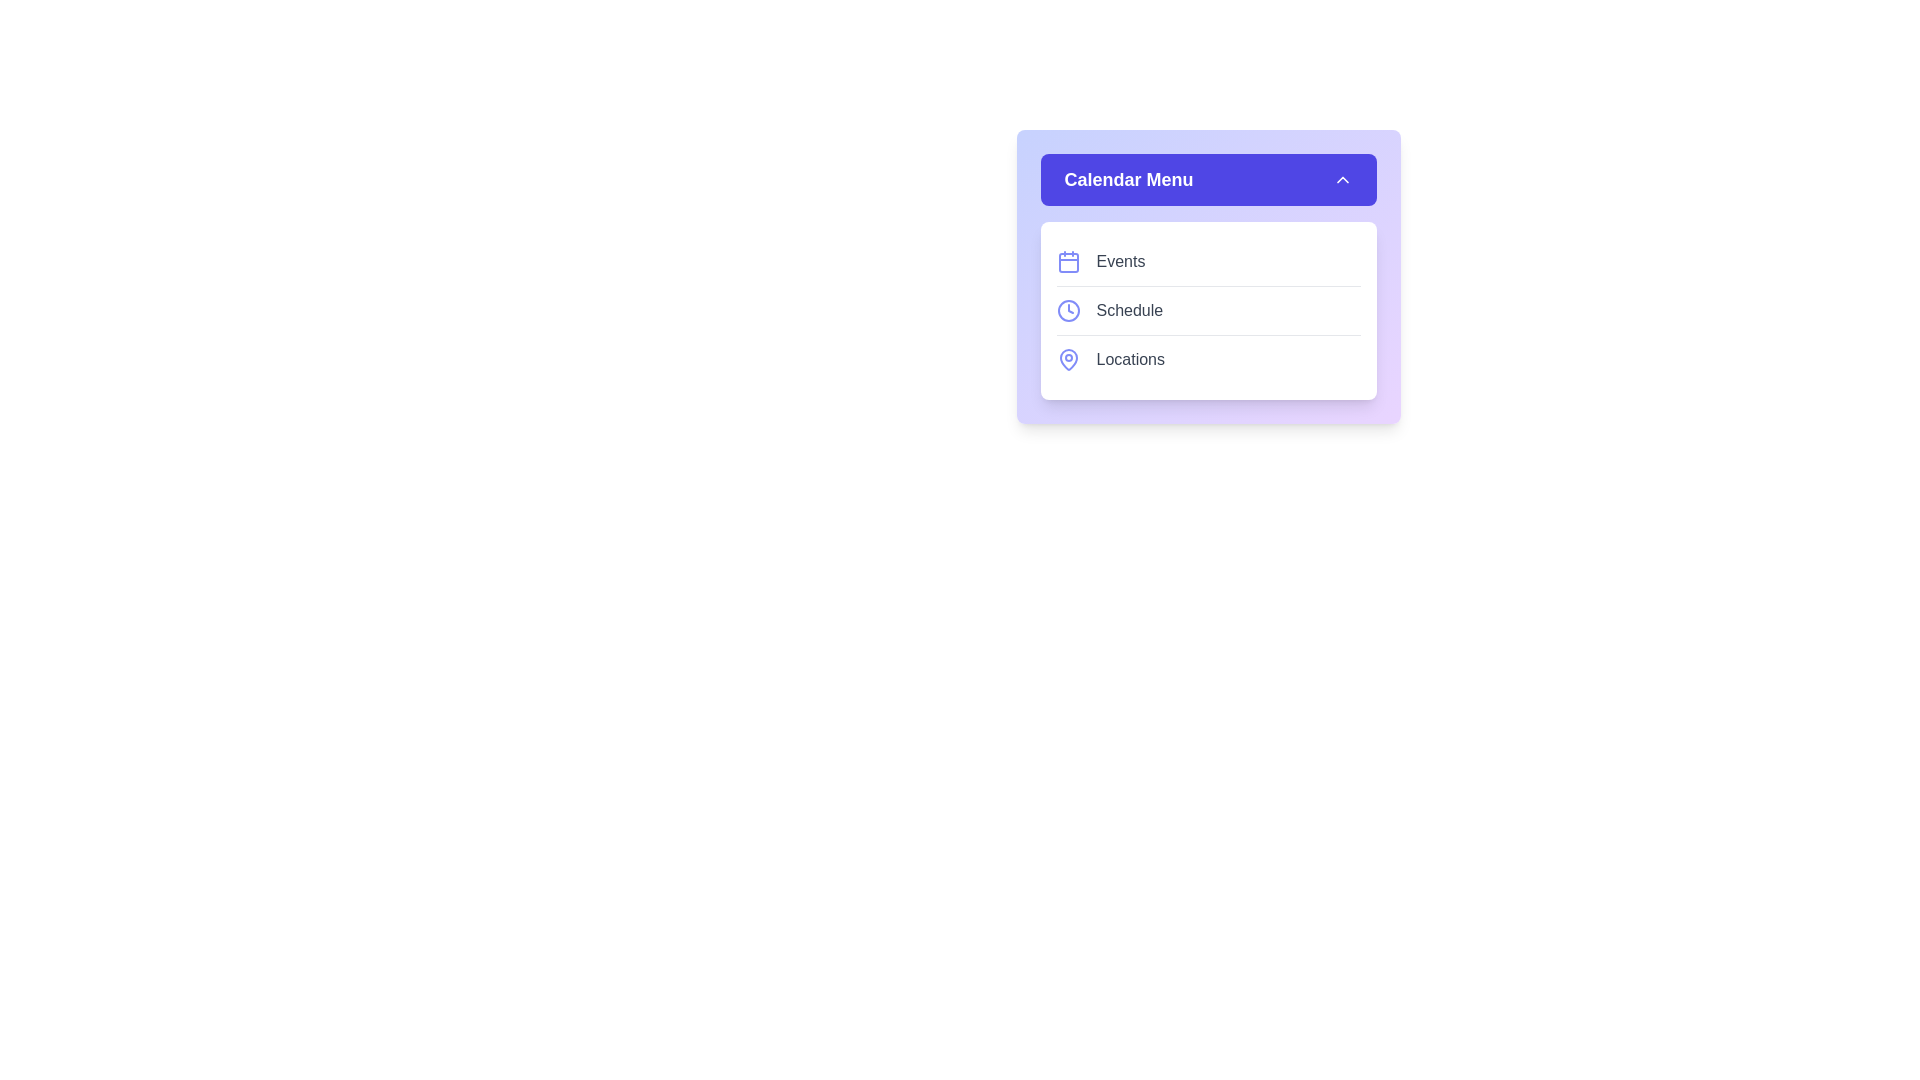 The height and width of the screenshot is (1080, 1920). What do you see at coordinates (1207, 261) in the screenshot?
I see `the menu item Events` at bounding box center [1207, 261].